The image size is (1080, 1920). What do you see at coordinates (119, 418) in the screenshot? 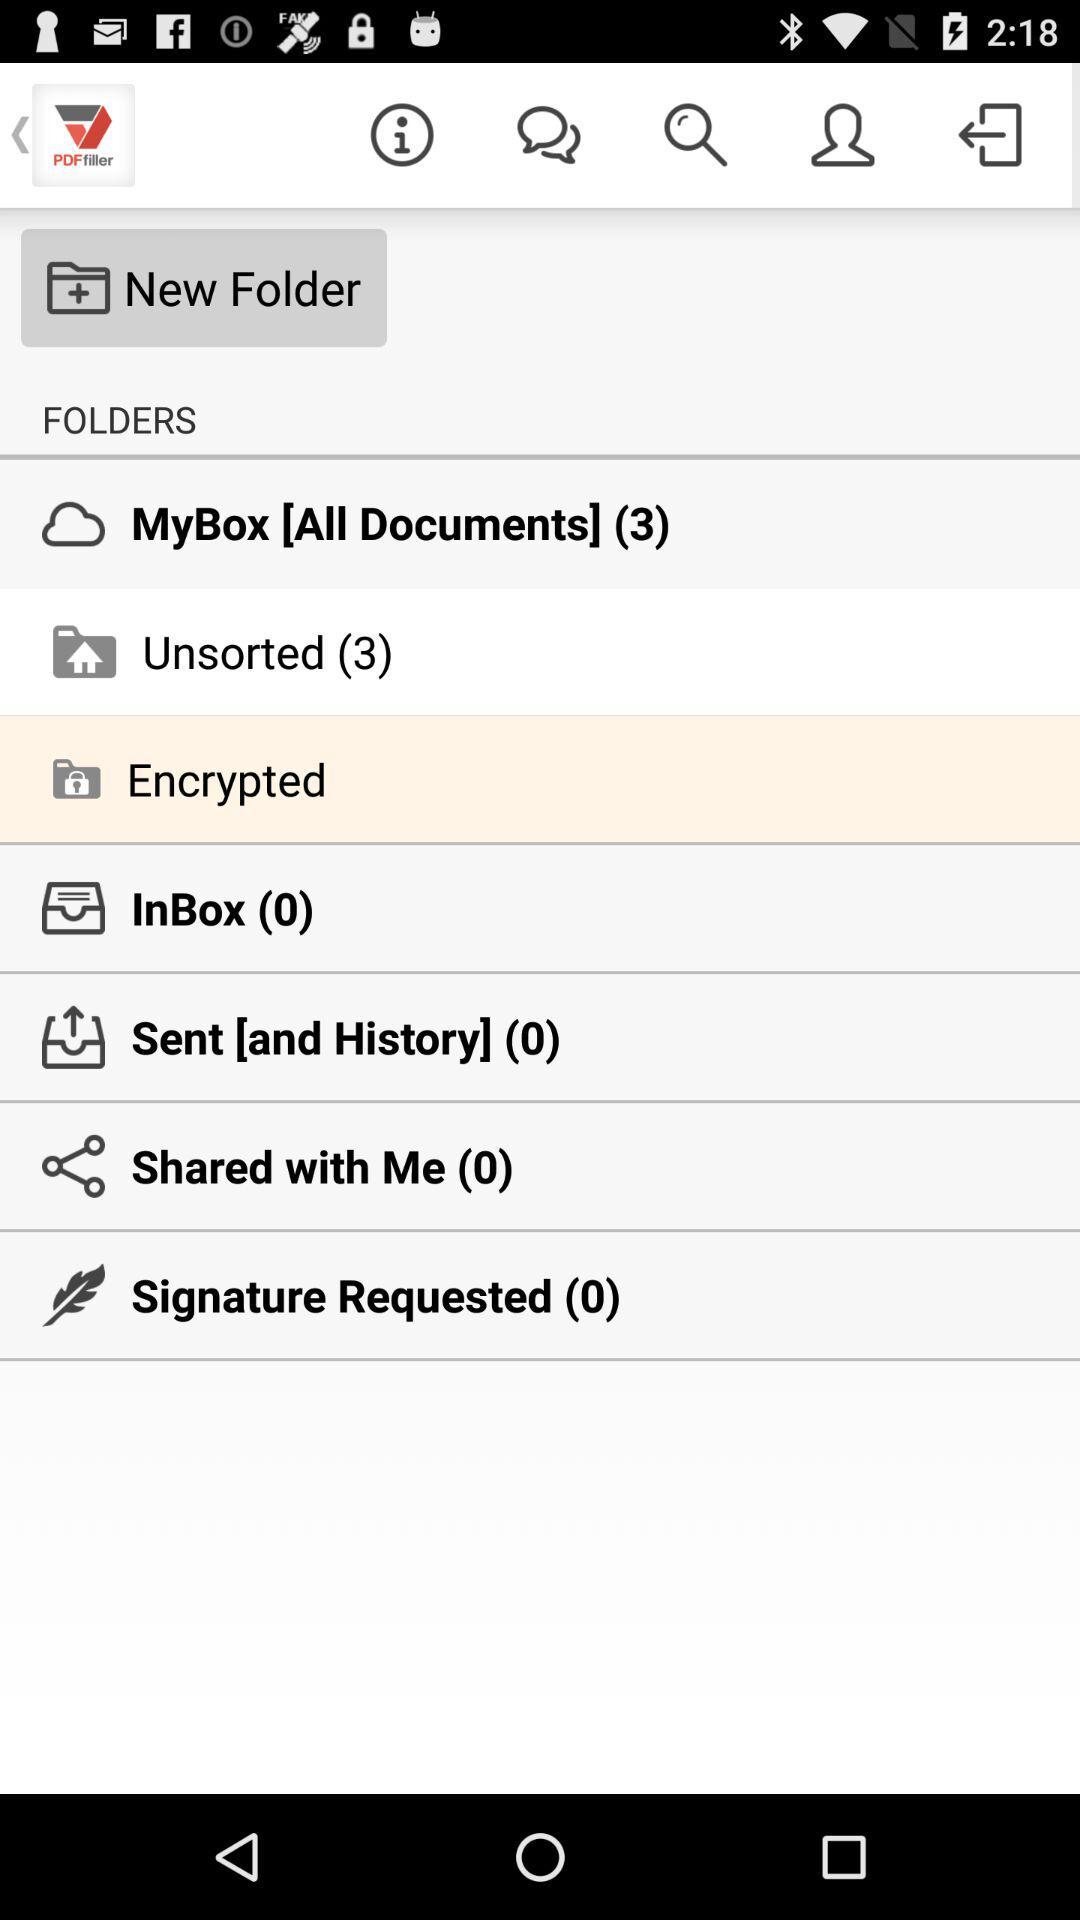
I see `folders item` at bounding box center [119, 418].